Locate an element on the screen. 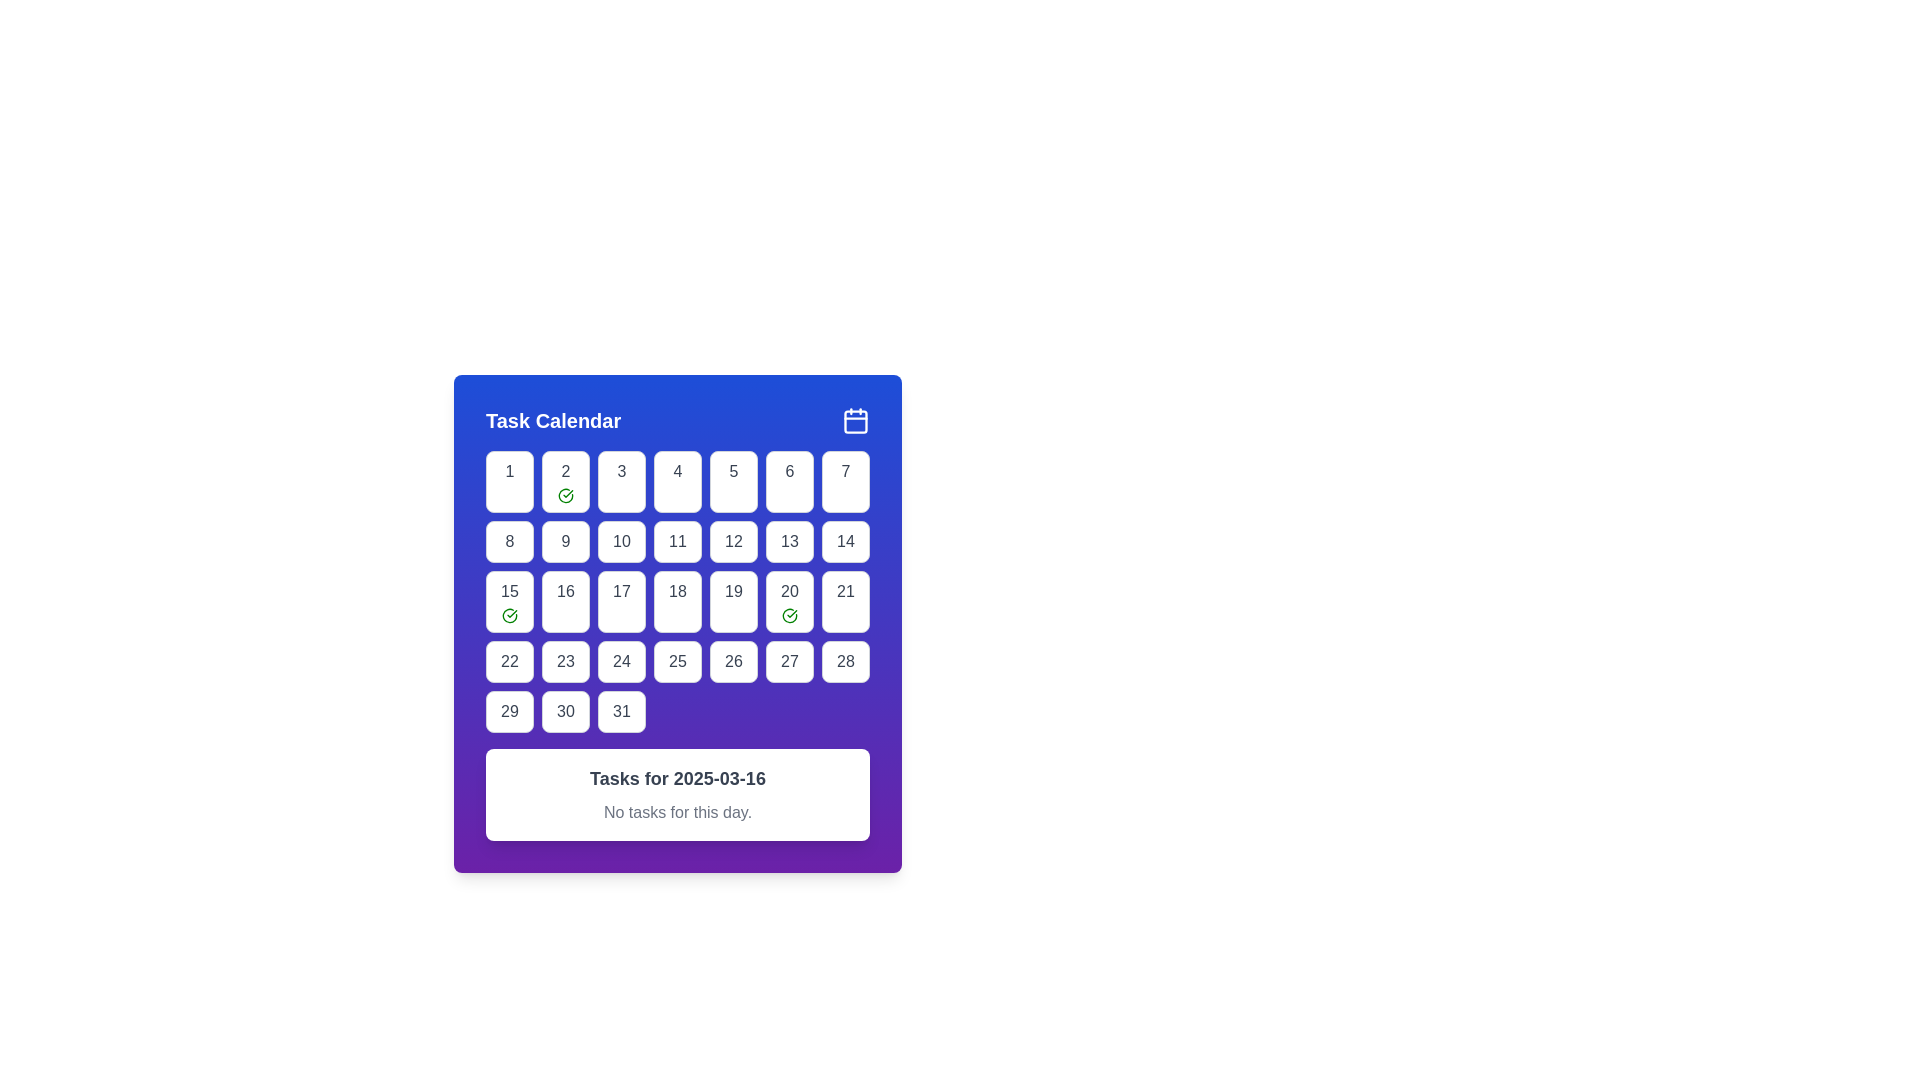 Image resolution: width=1920 pixels, height=1080 pixels. the button representing the 31st day in the calendar interface is located at coordinates (621, 711).